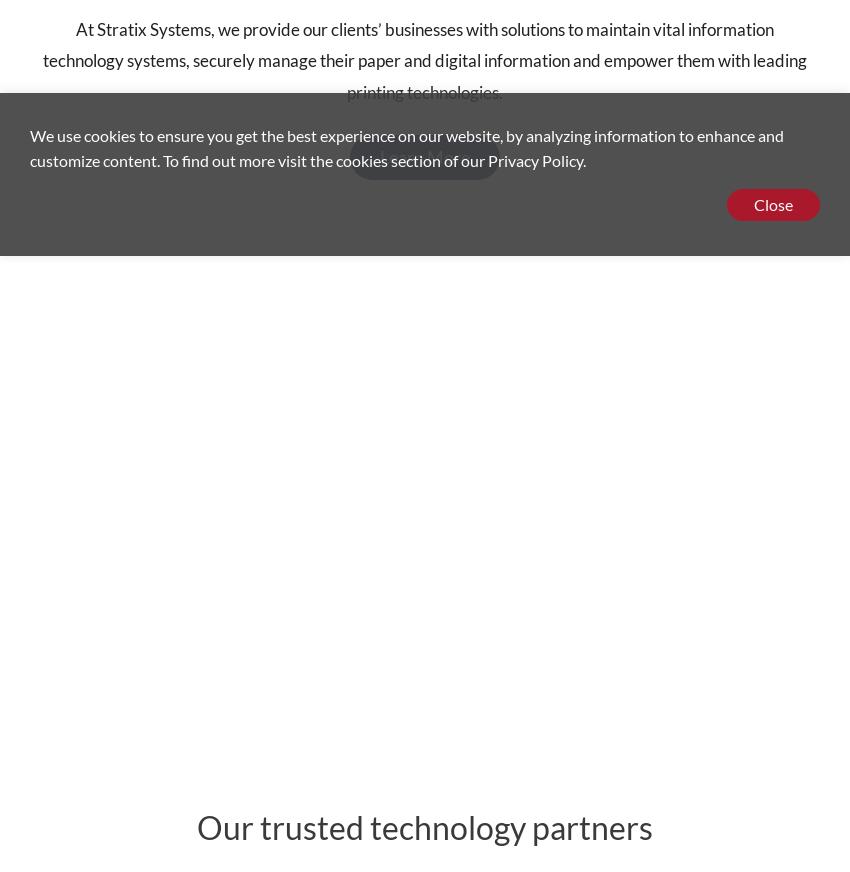 This screenshot has height=872, width=850. Describe the element at coordinates (425, 469) in the screenshot. I see `'Every day, thousands of organizations throughout Pennsylvania and New Jersey rely on our services to improve productivity, streamline operations and reduce their costs. Whatever your need for imaging and printing solutions, you can count on Stratix Systems.'` at that location.